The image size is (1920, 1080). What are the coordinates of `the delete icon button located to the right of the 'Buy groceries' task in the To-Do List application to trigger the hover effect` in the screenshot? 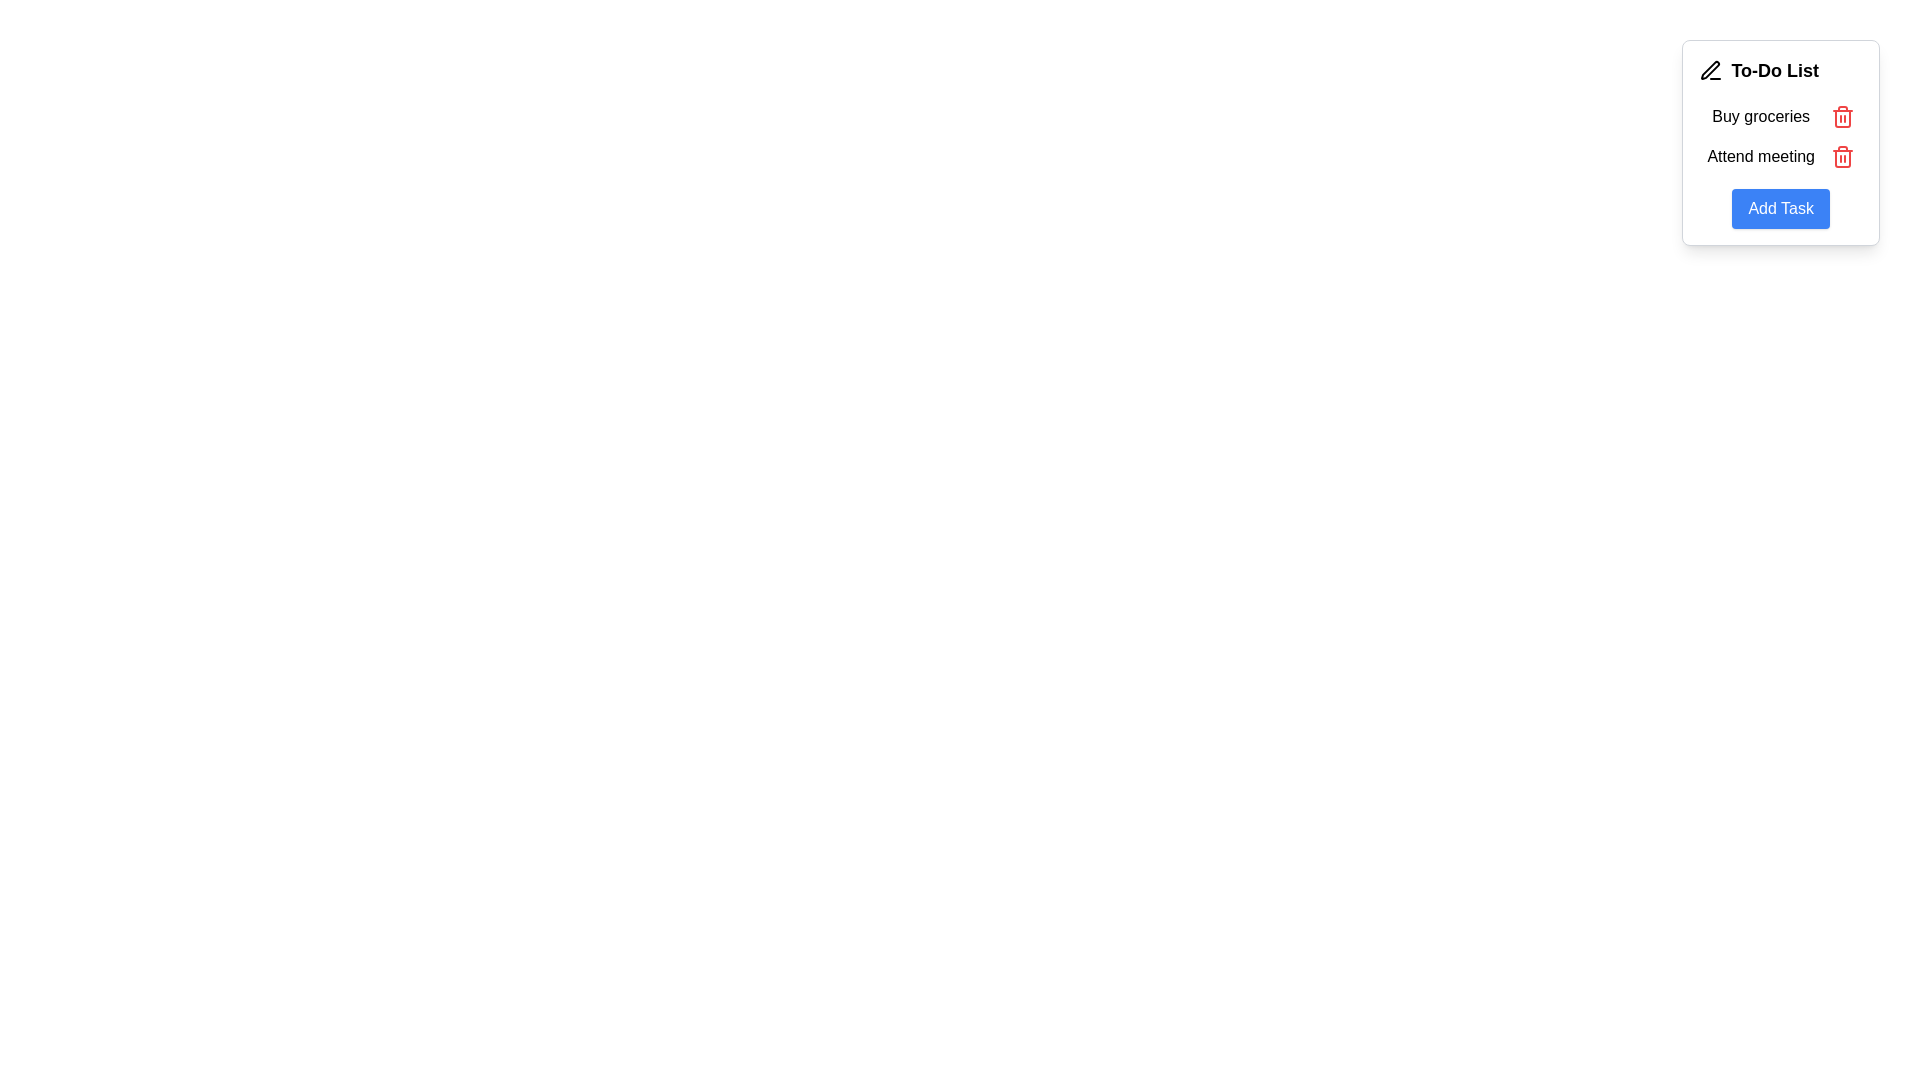 It's located at (1842, 116).